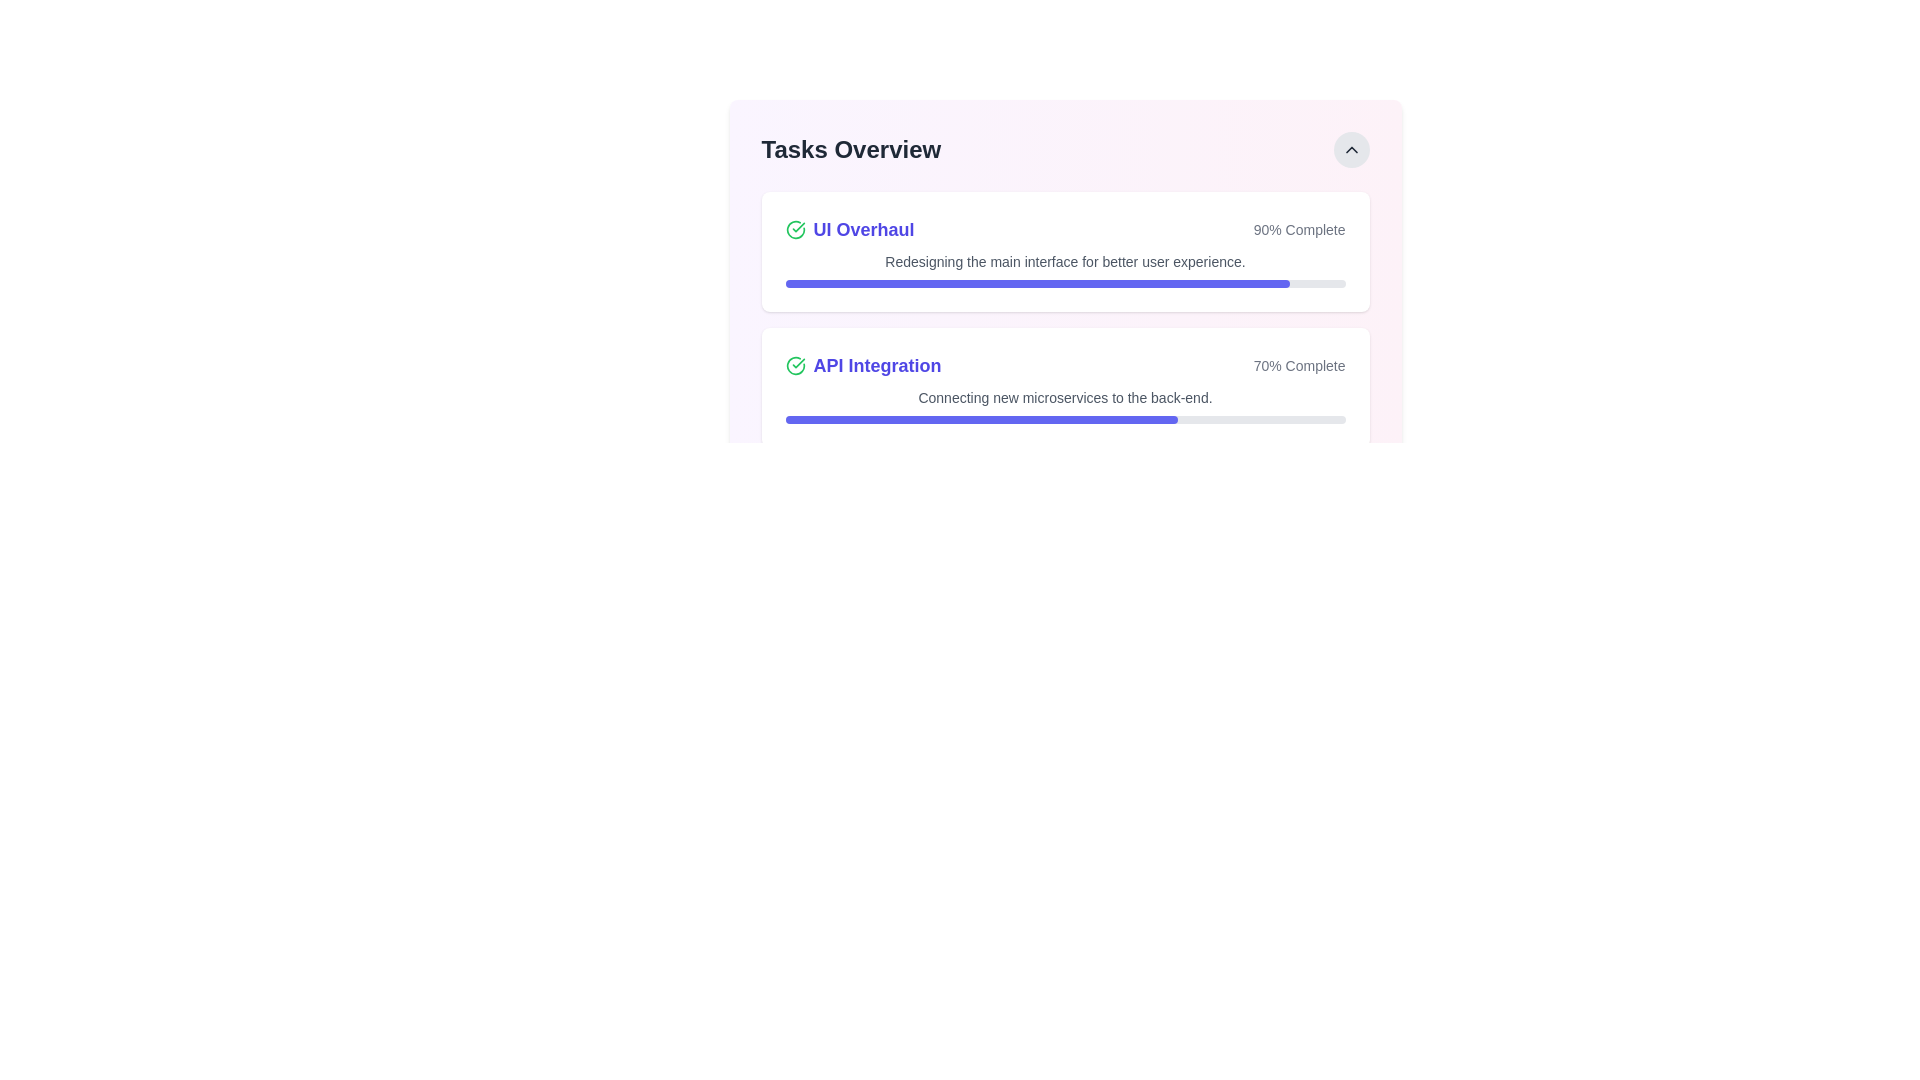  What do you see at coordinates (863, 366) in the screenshot?
I see `the text label indicating the task identity as 'API Integration', which is located below the 'UI Overhaul' task and next to a green checkmark icon` at bounding box center [863, 366].